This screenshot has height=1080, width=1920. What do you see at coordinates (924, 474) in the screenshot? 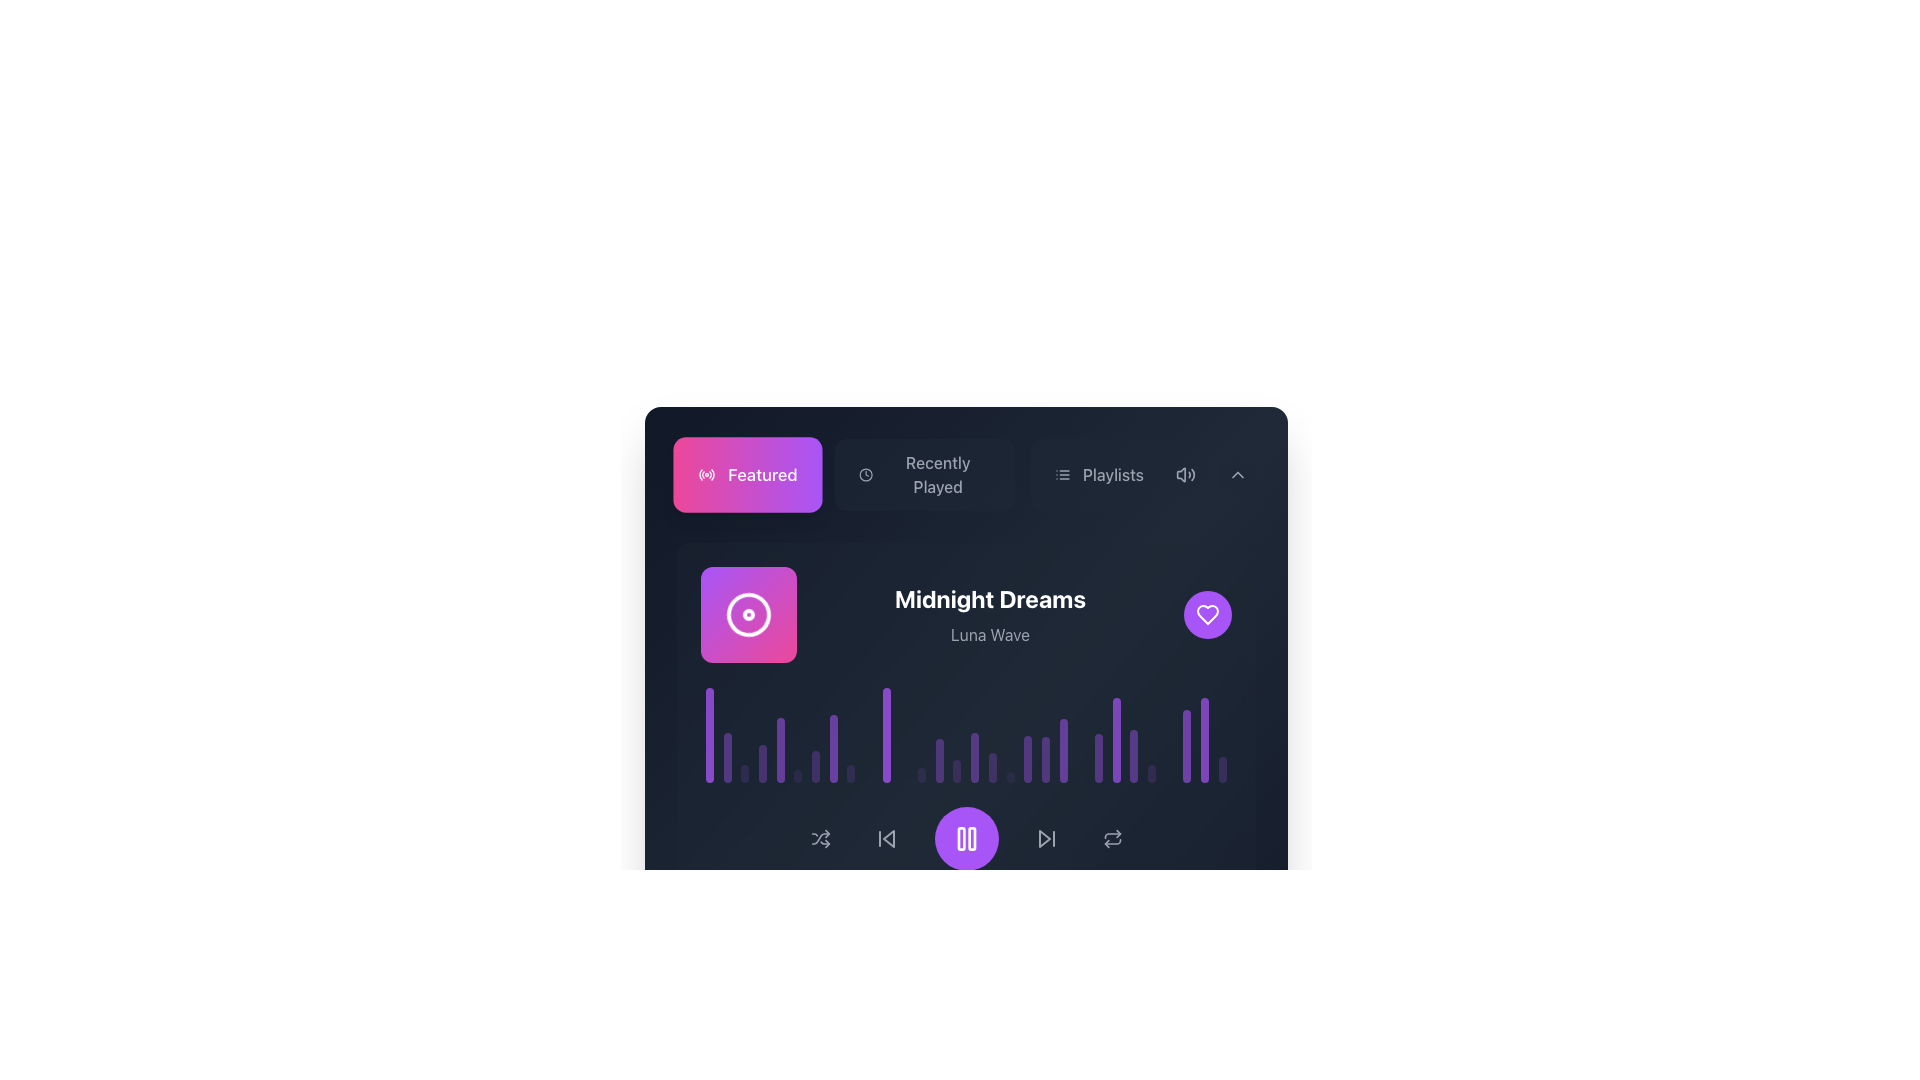
I see `the center button in the group of buttons, which allows users` at bounding box center [924, 474].